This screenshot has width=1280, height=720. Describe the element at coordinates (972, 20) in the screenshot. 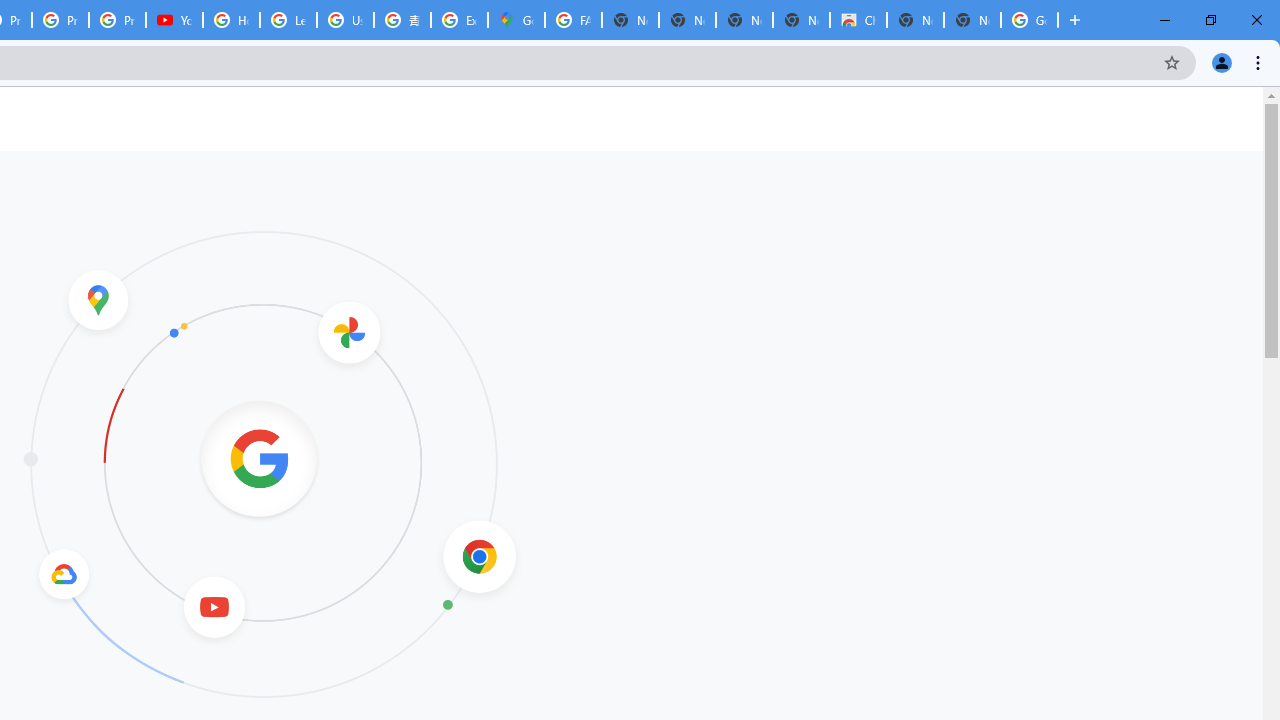

I see `'New Tab'` at that location.